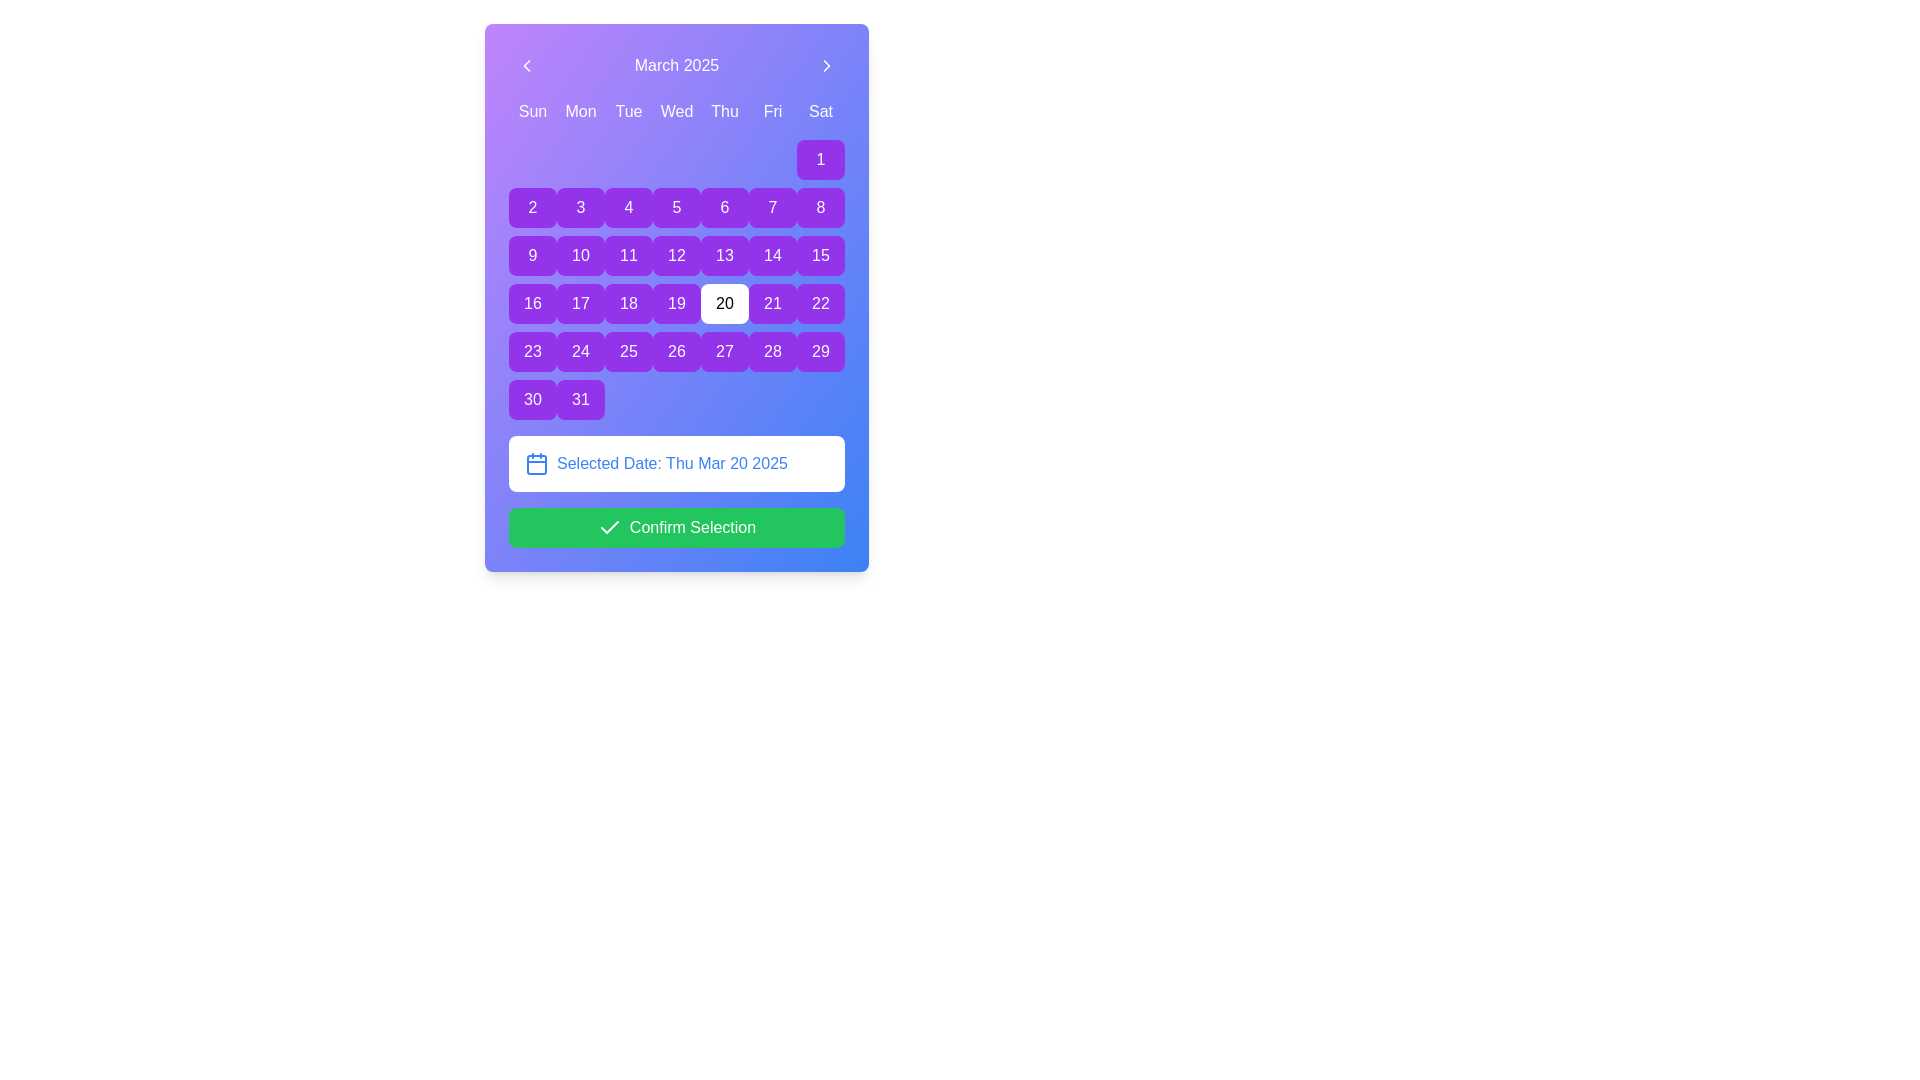  Describe the element at coordinates (676, 111) in the screenshot. I see `the Text header row that displays the days of the week (Sun, Mon, Tue, Wed, Thu, Fri, Sat) centered below 'March 2025' in the calendar layout` at that location.